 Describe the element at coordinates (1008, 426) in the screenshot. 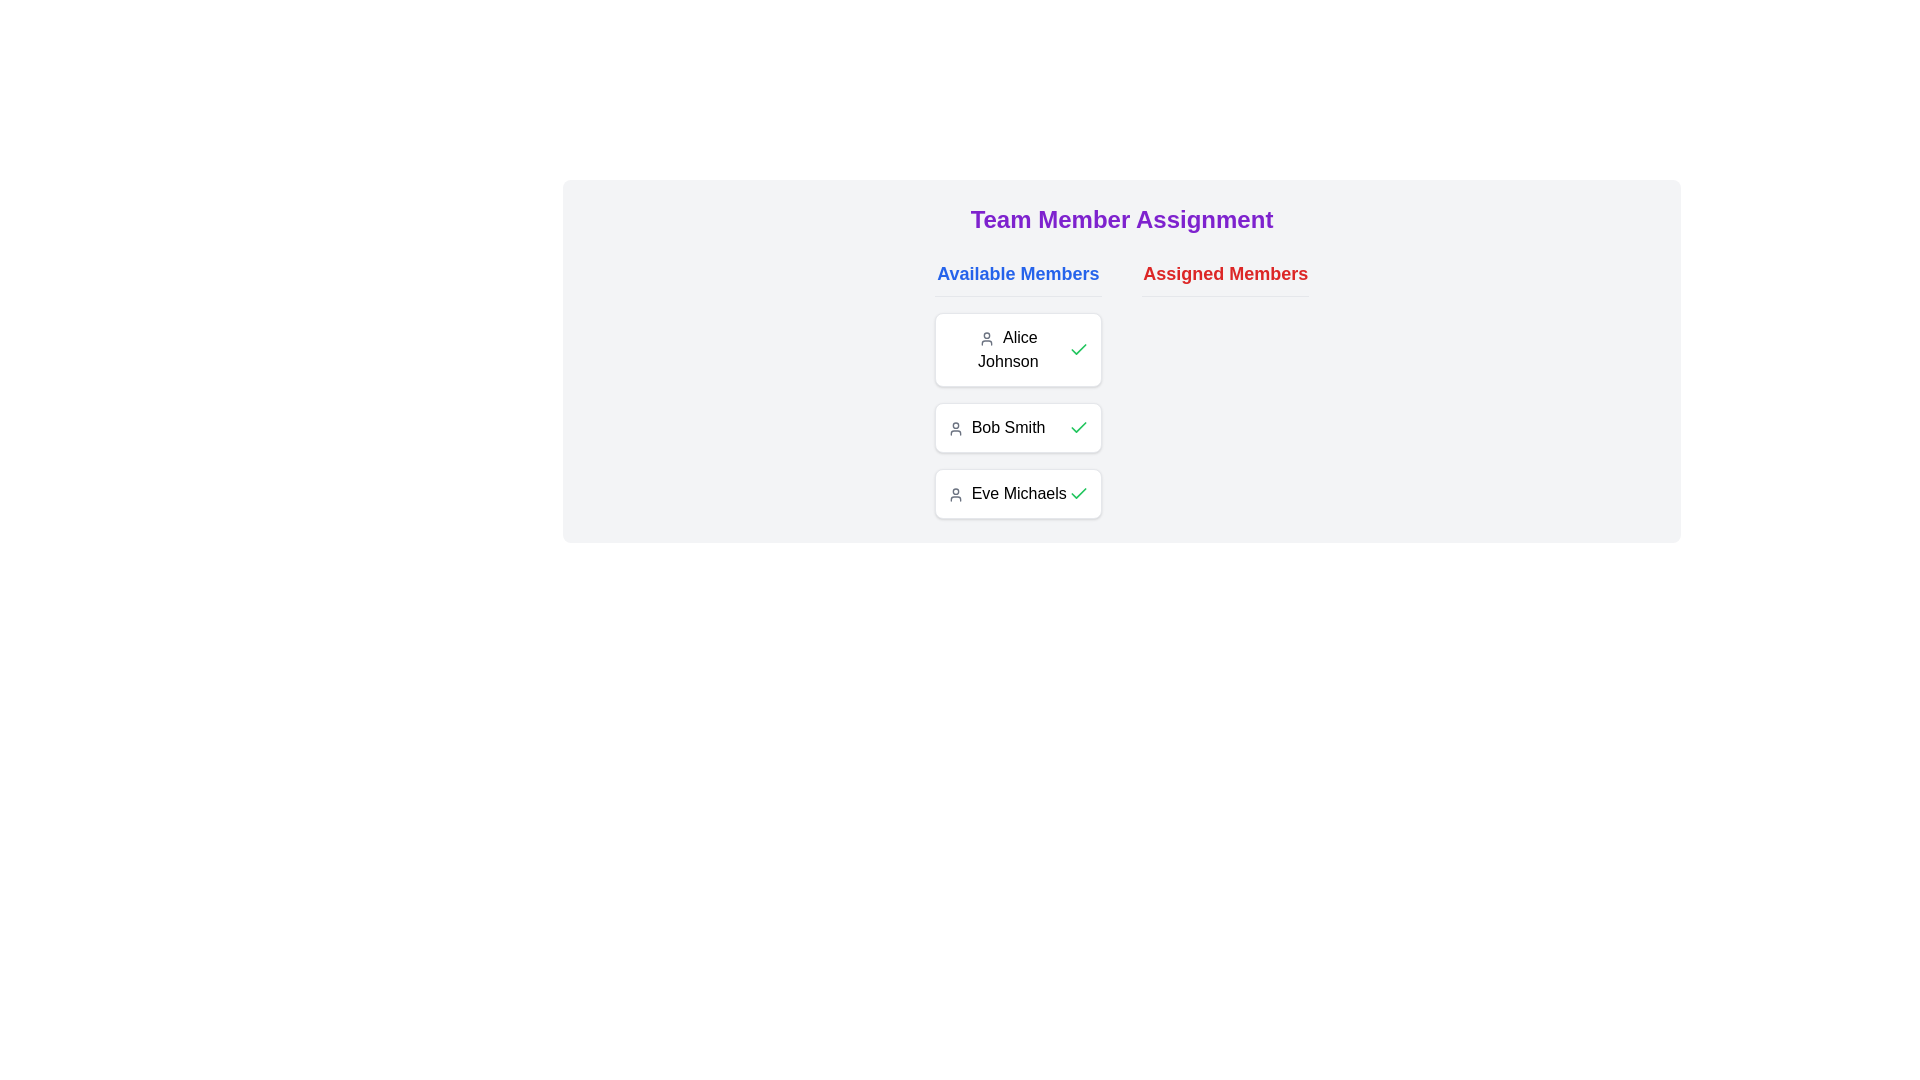

I see `the second member in the 'Available Members' section, which is located below 'Alice Johnson' and above 'Eve Michaels'` at that location.